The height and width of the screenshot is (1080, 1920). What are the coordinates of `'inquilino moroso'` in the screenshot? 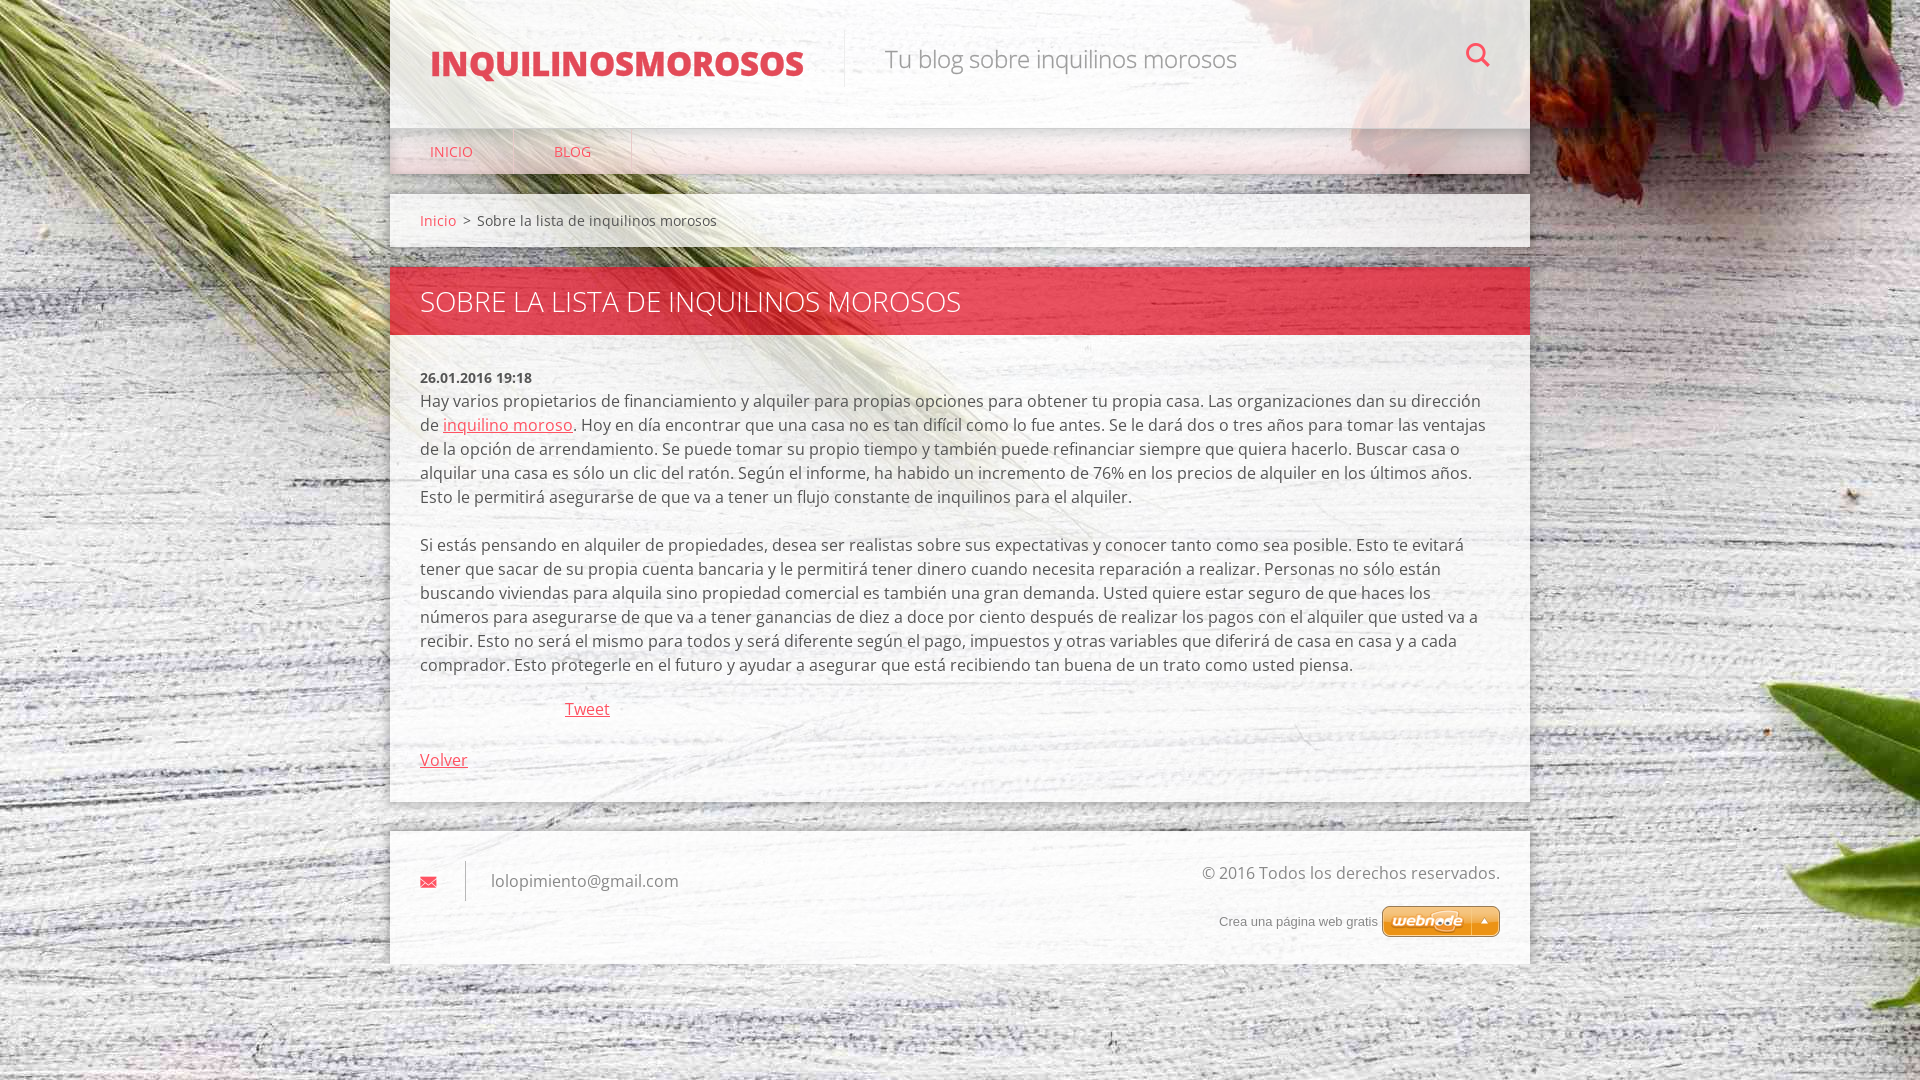 It's located at (508, 423).